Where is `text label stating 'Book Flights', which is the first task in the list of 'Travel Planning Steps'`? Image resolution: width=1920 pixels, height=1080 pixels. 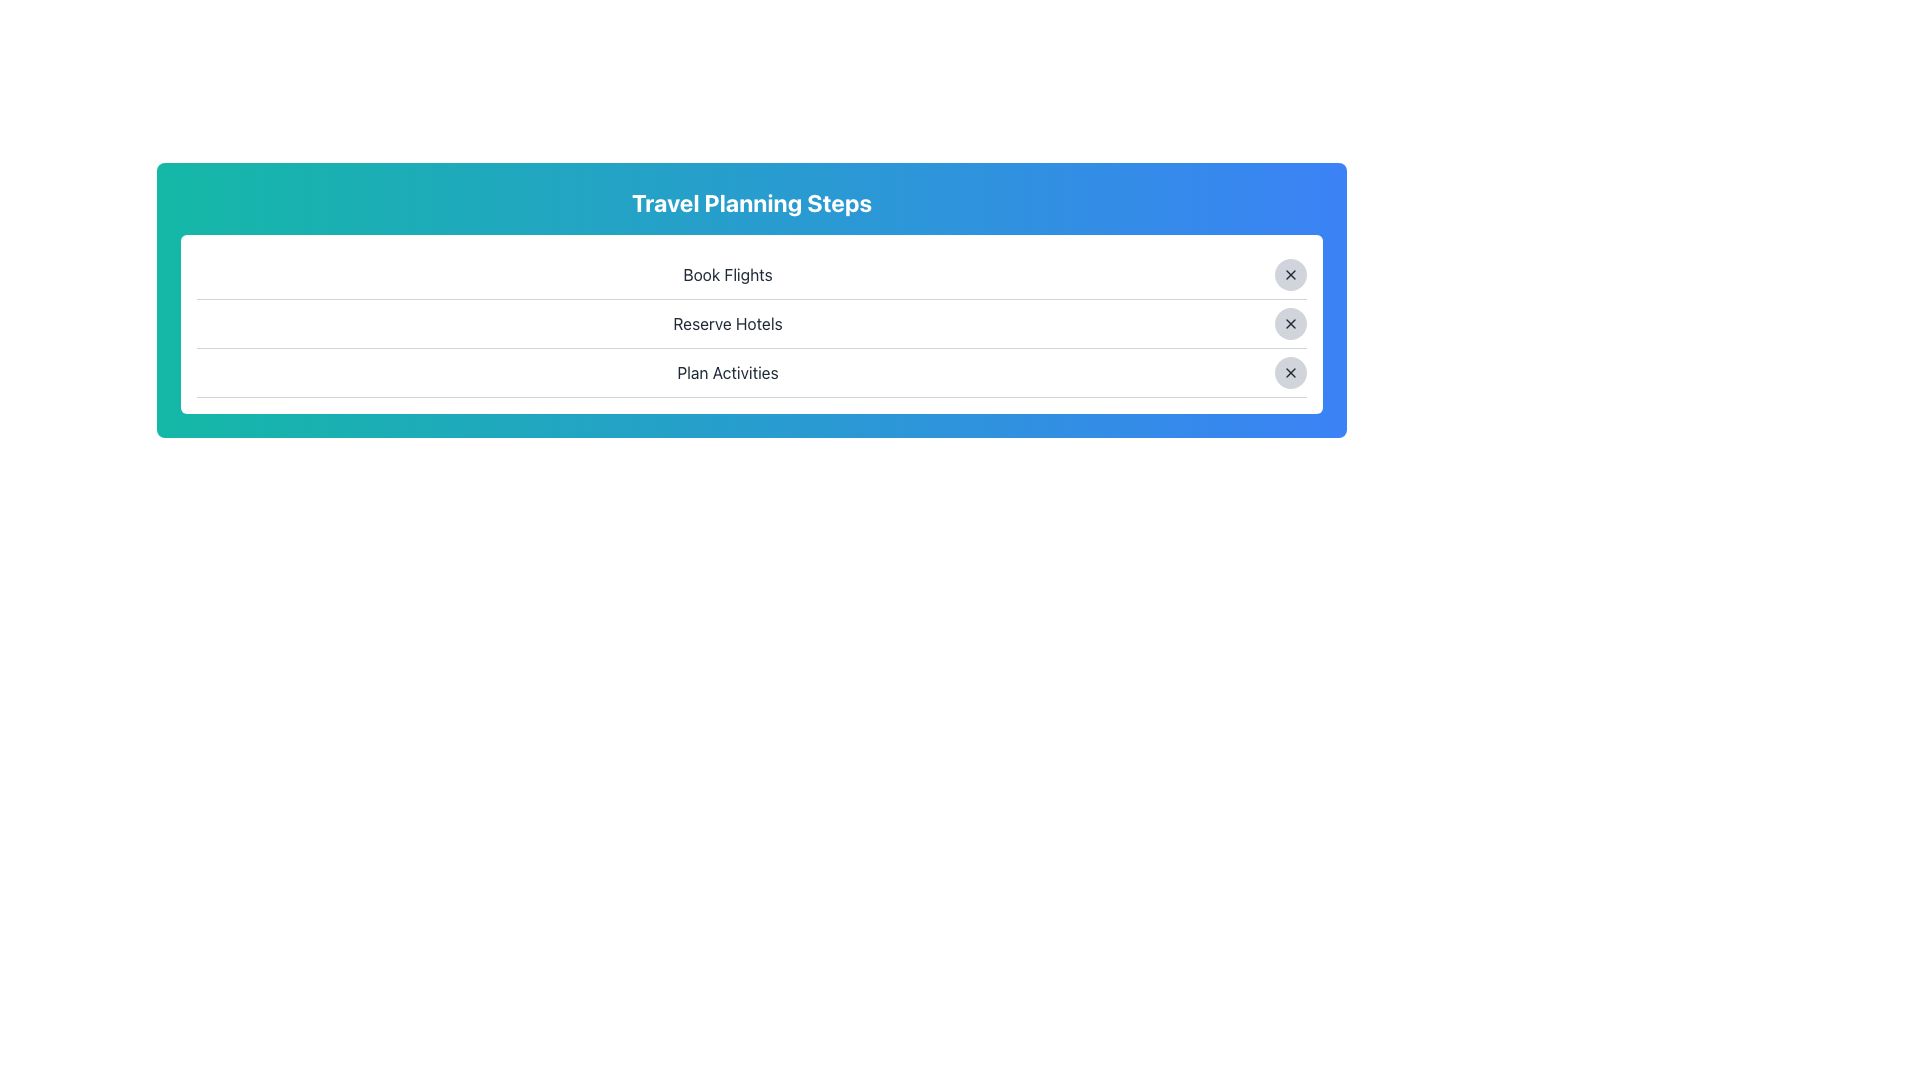
text label stating 'Book Flights', which is the first task in the list of 'Travel Planning Steps' is located at coordinates (727, 274).